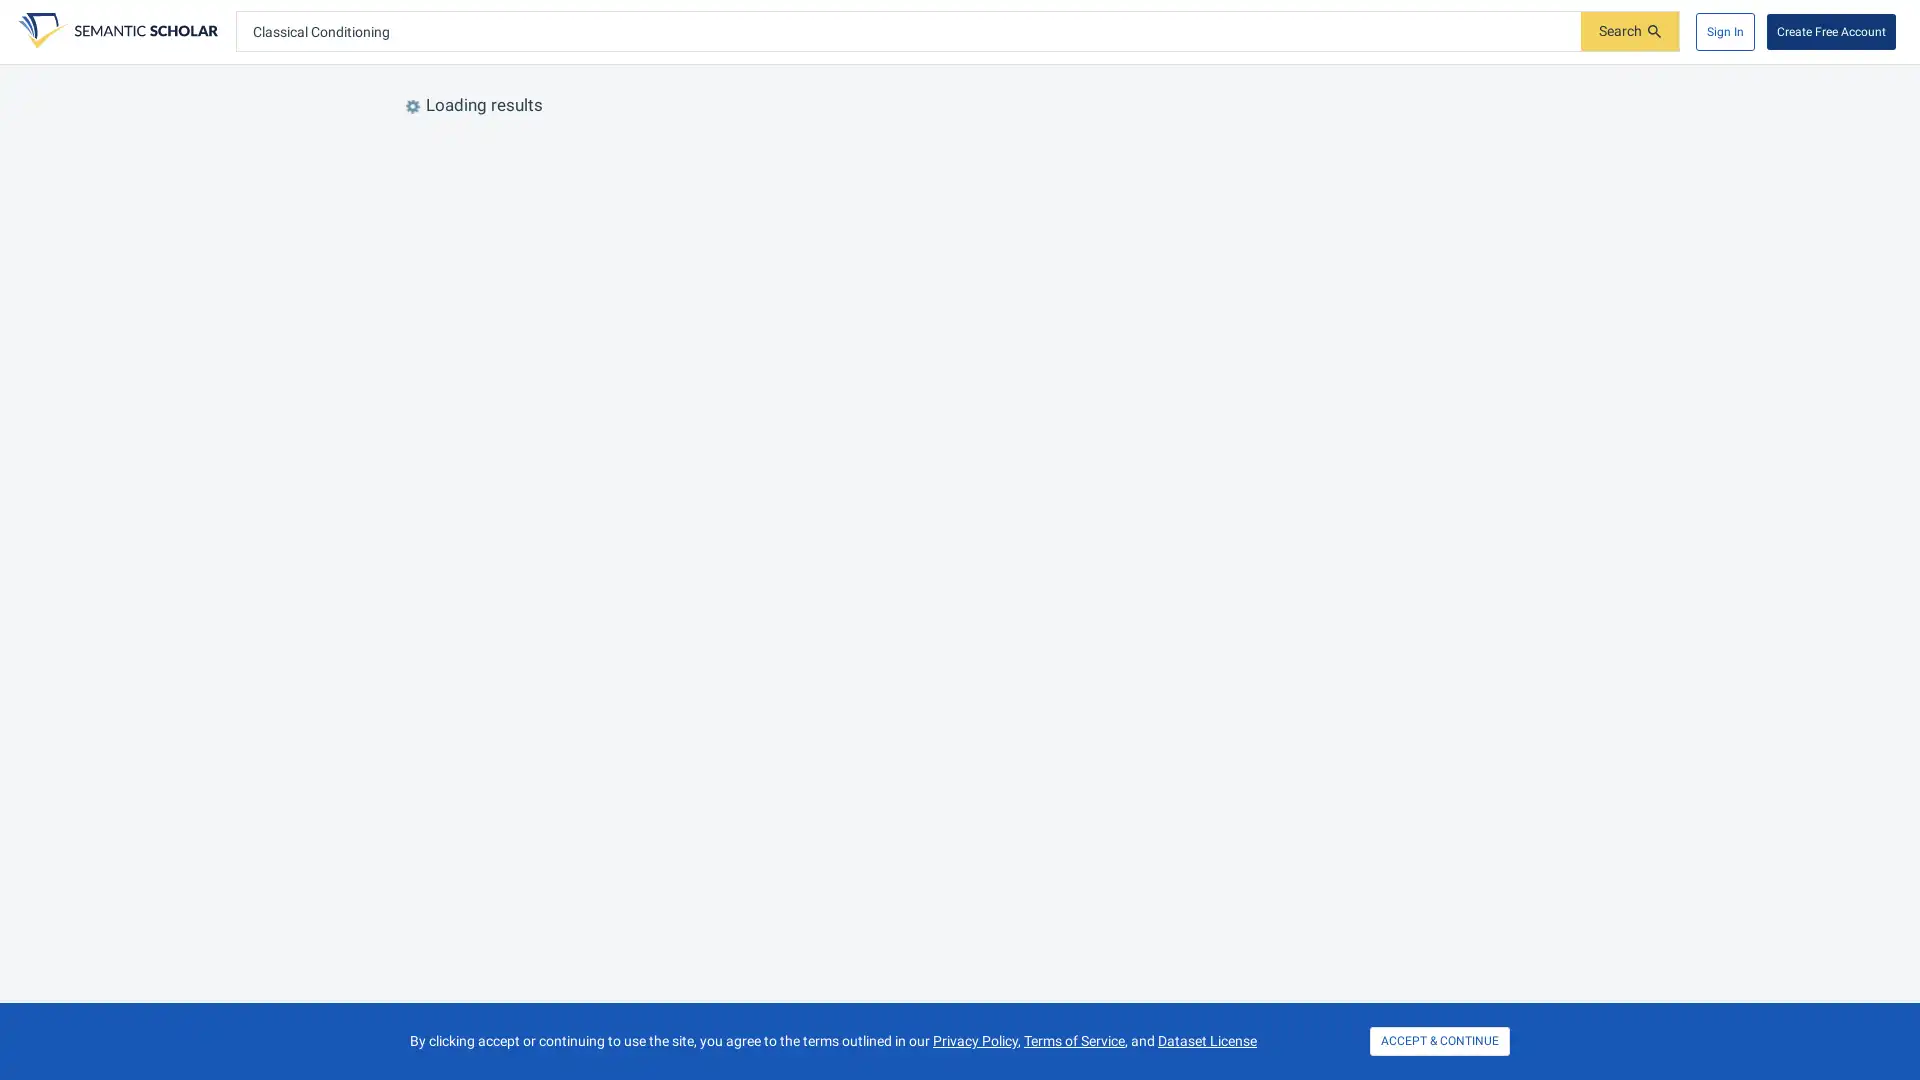  What do you see at coordinates (549, 796) in the screenshot?
I see `Save to Library` at bounding box center [549, 796].